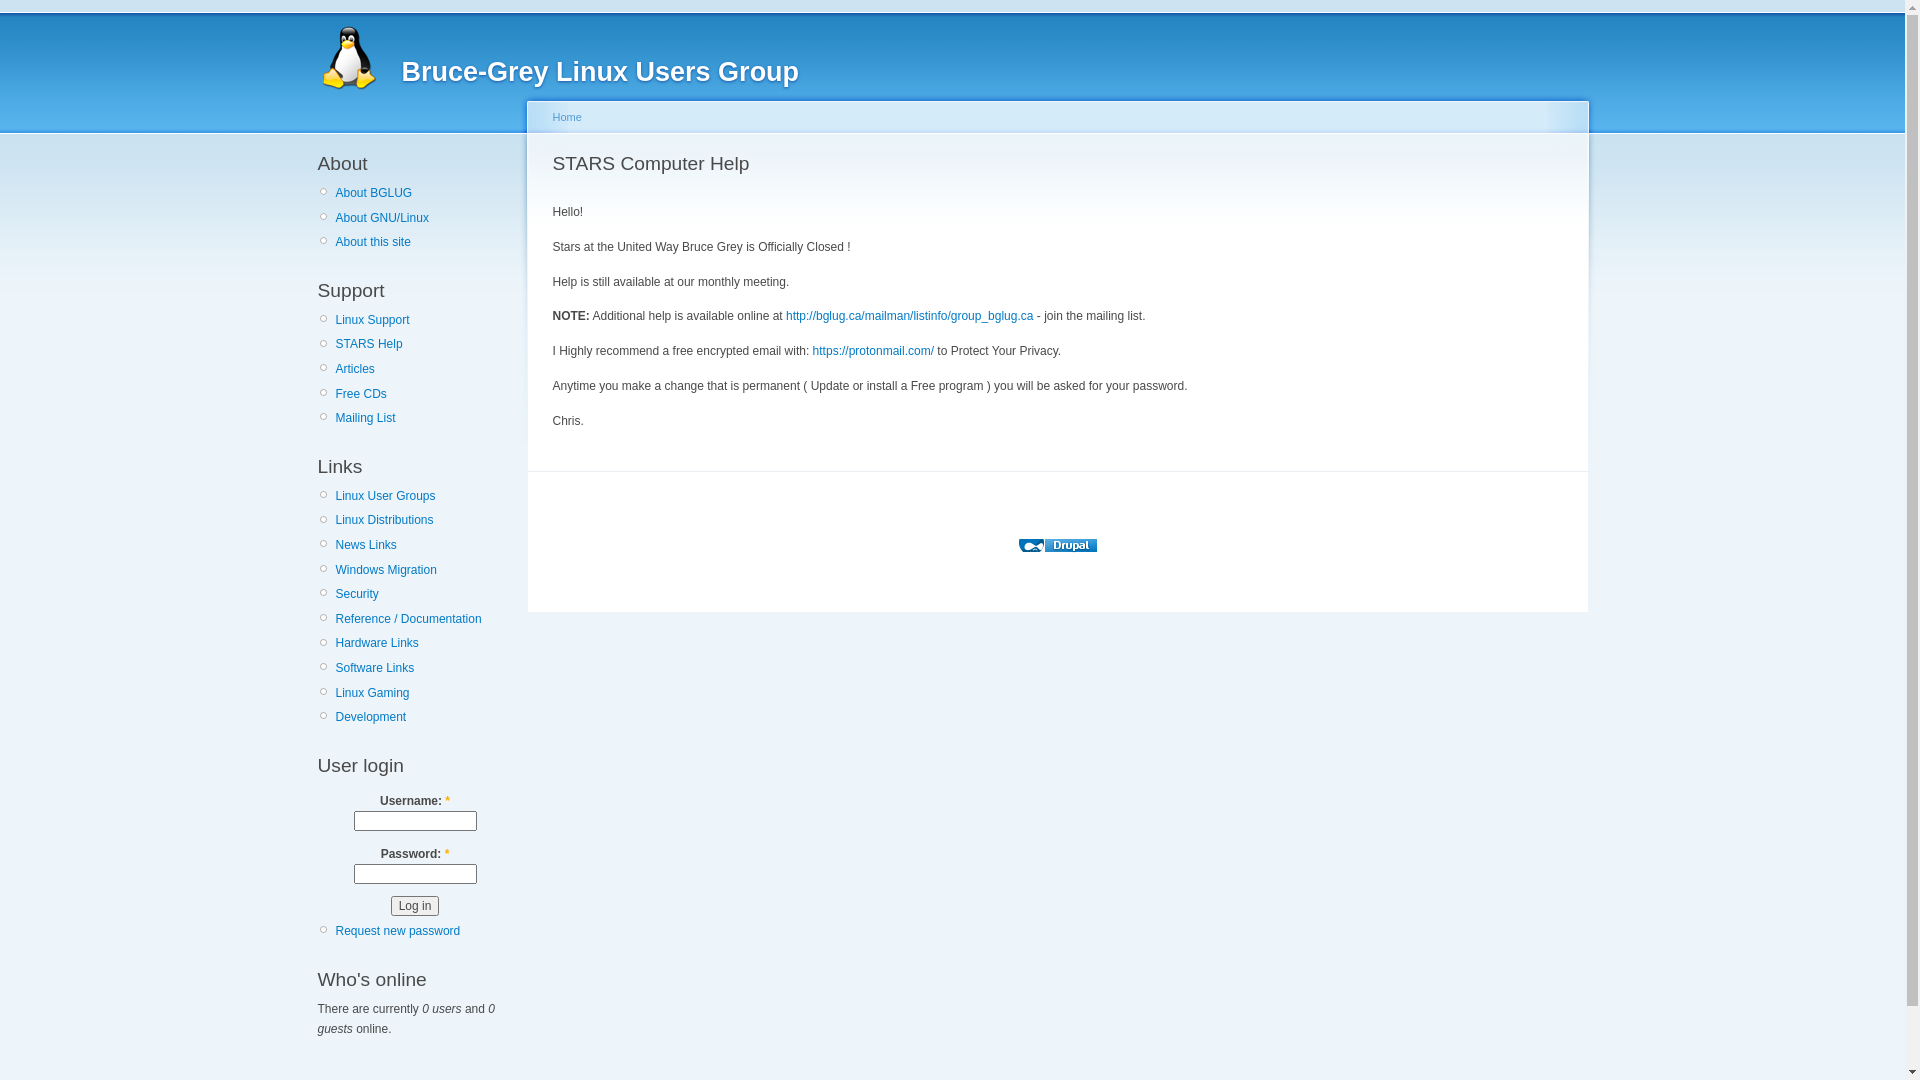  I want to click on 'Articles', so click(423, 369).